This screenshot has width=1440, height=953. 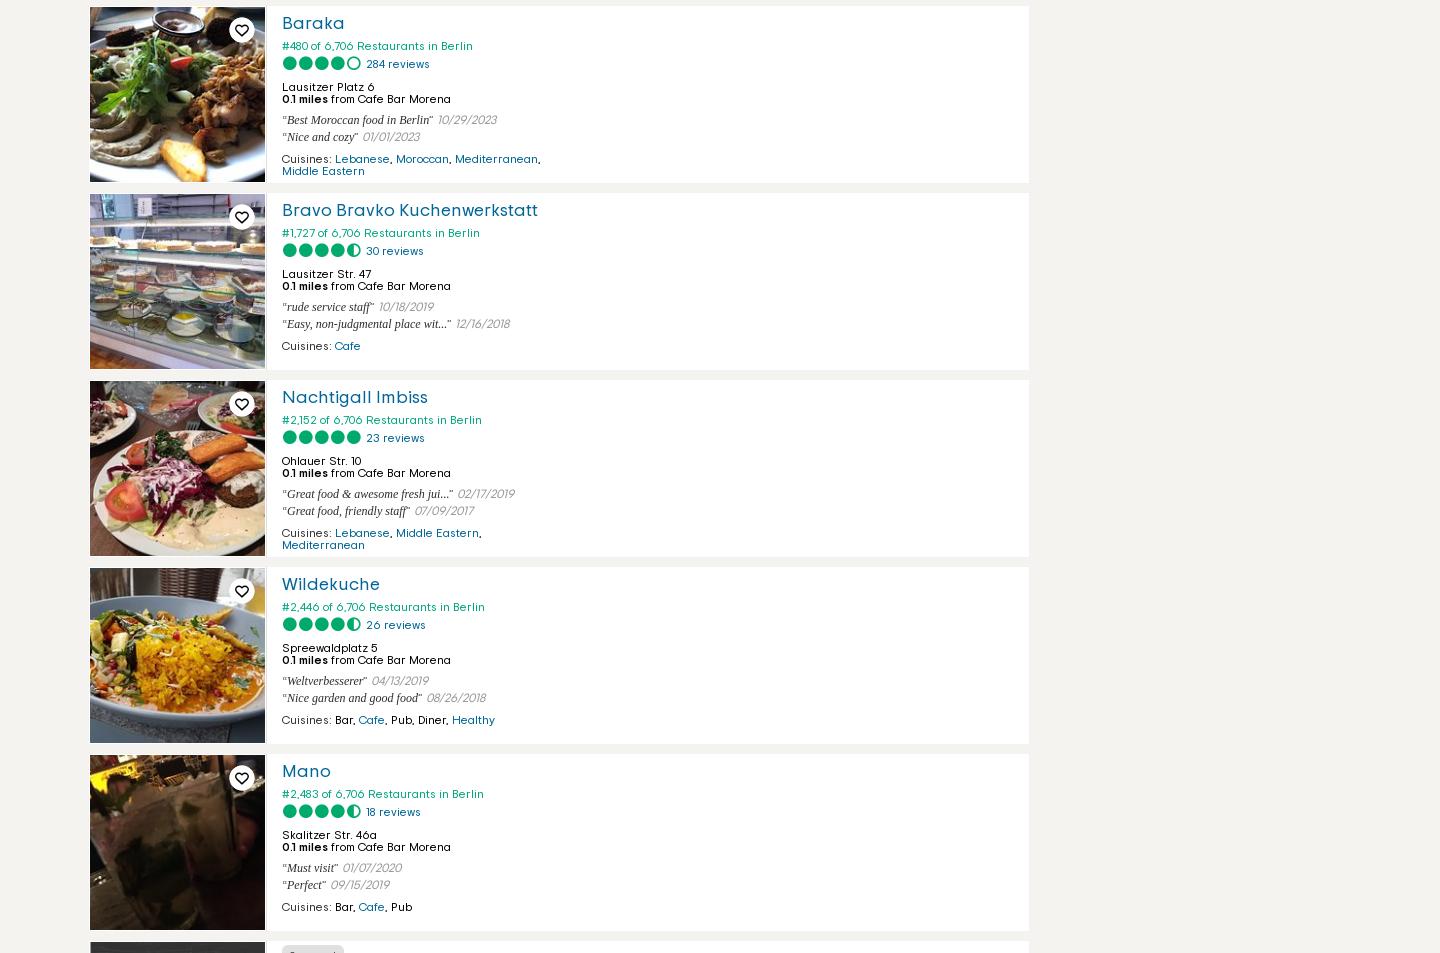 I want to click on 'Best Moroccan food in Berlin', so click(x=357, y=118).